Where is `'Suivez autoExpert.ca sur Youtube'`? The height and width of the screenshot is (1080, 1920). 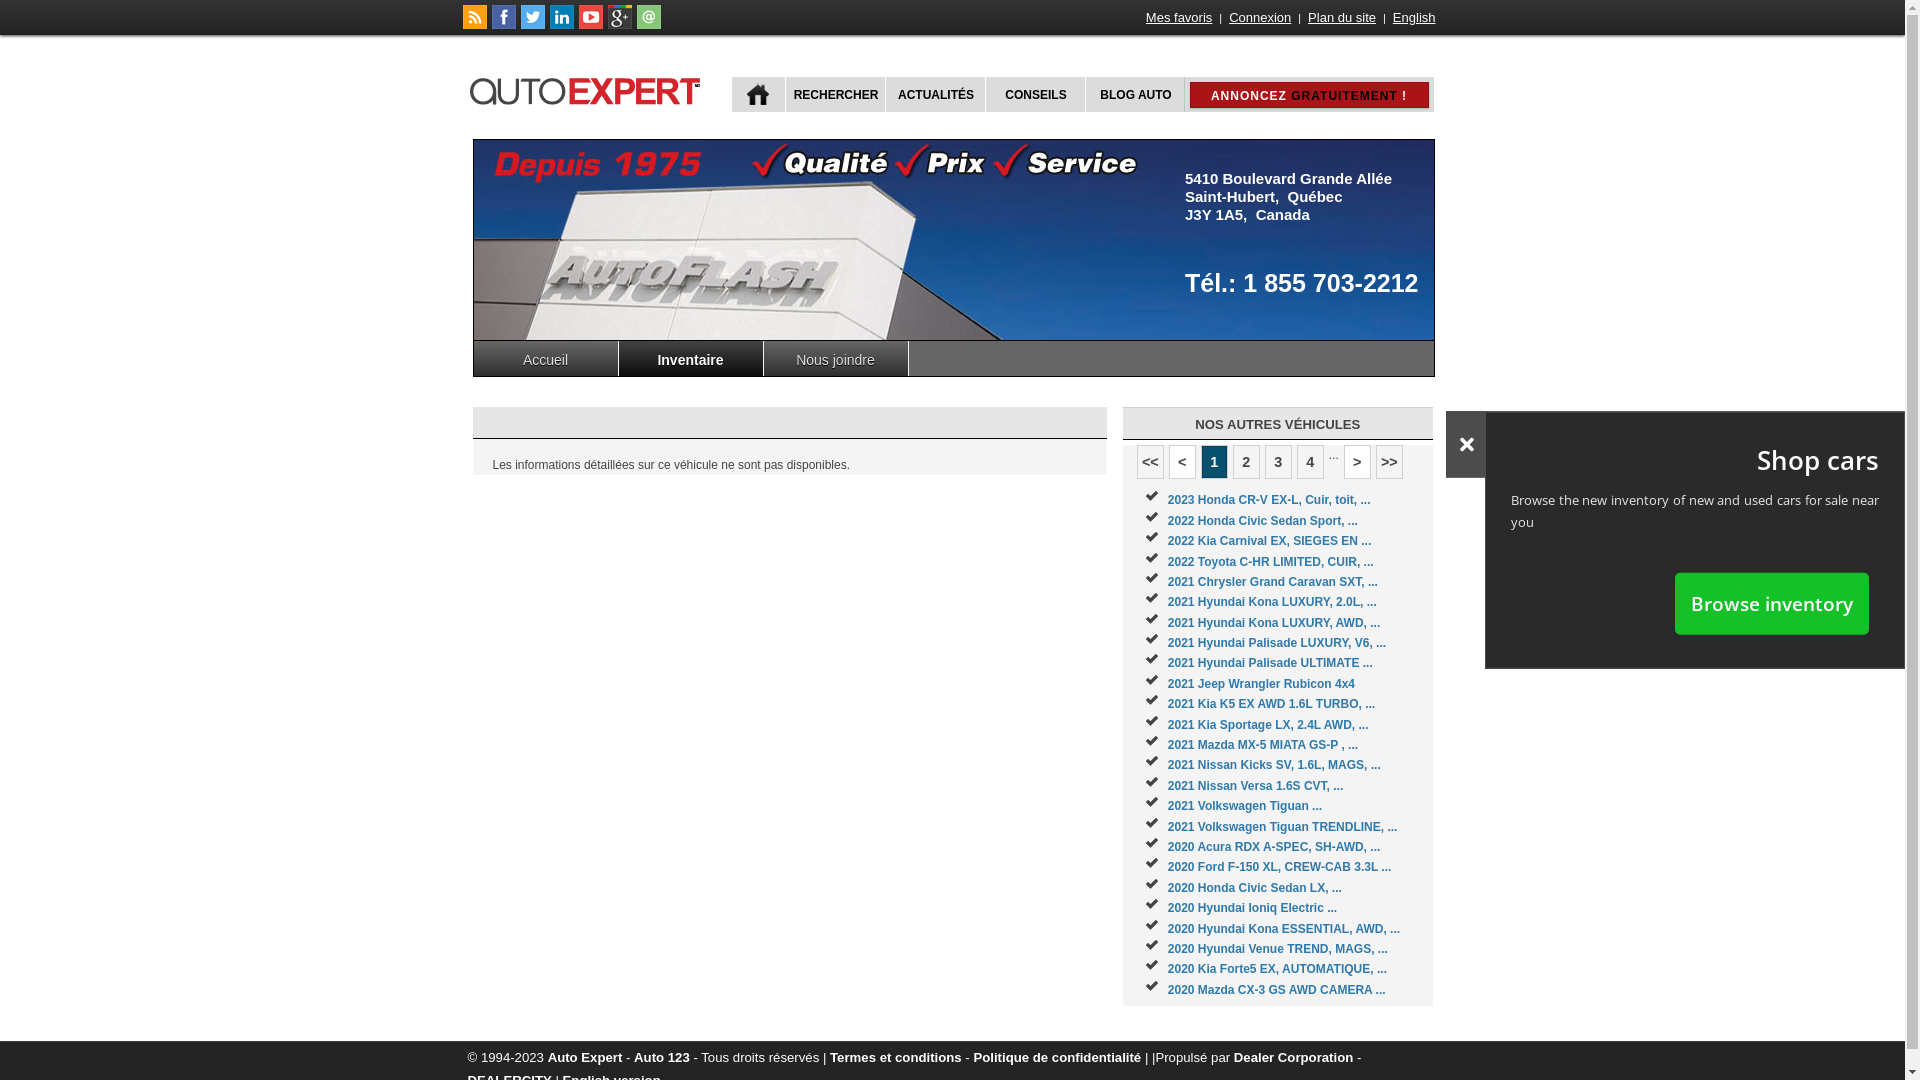 'Suivez autoExpert.ca sur Youtube' is located at coordinates (589, 24).